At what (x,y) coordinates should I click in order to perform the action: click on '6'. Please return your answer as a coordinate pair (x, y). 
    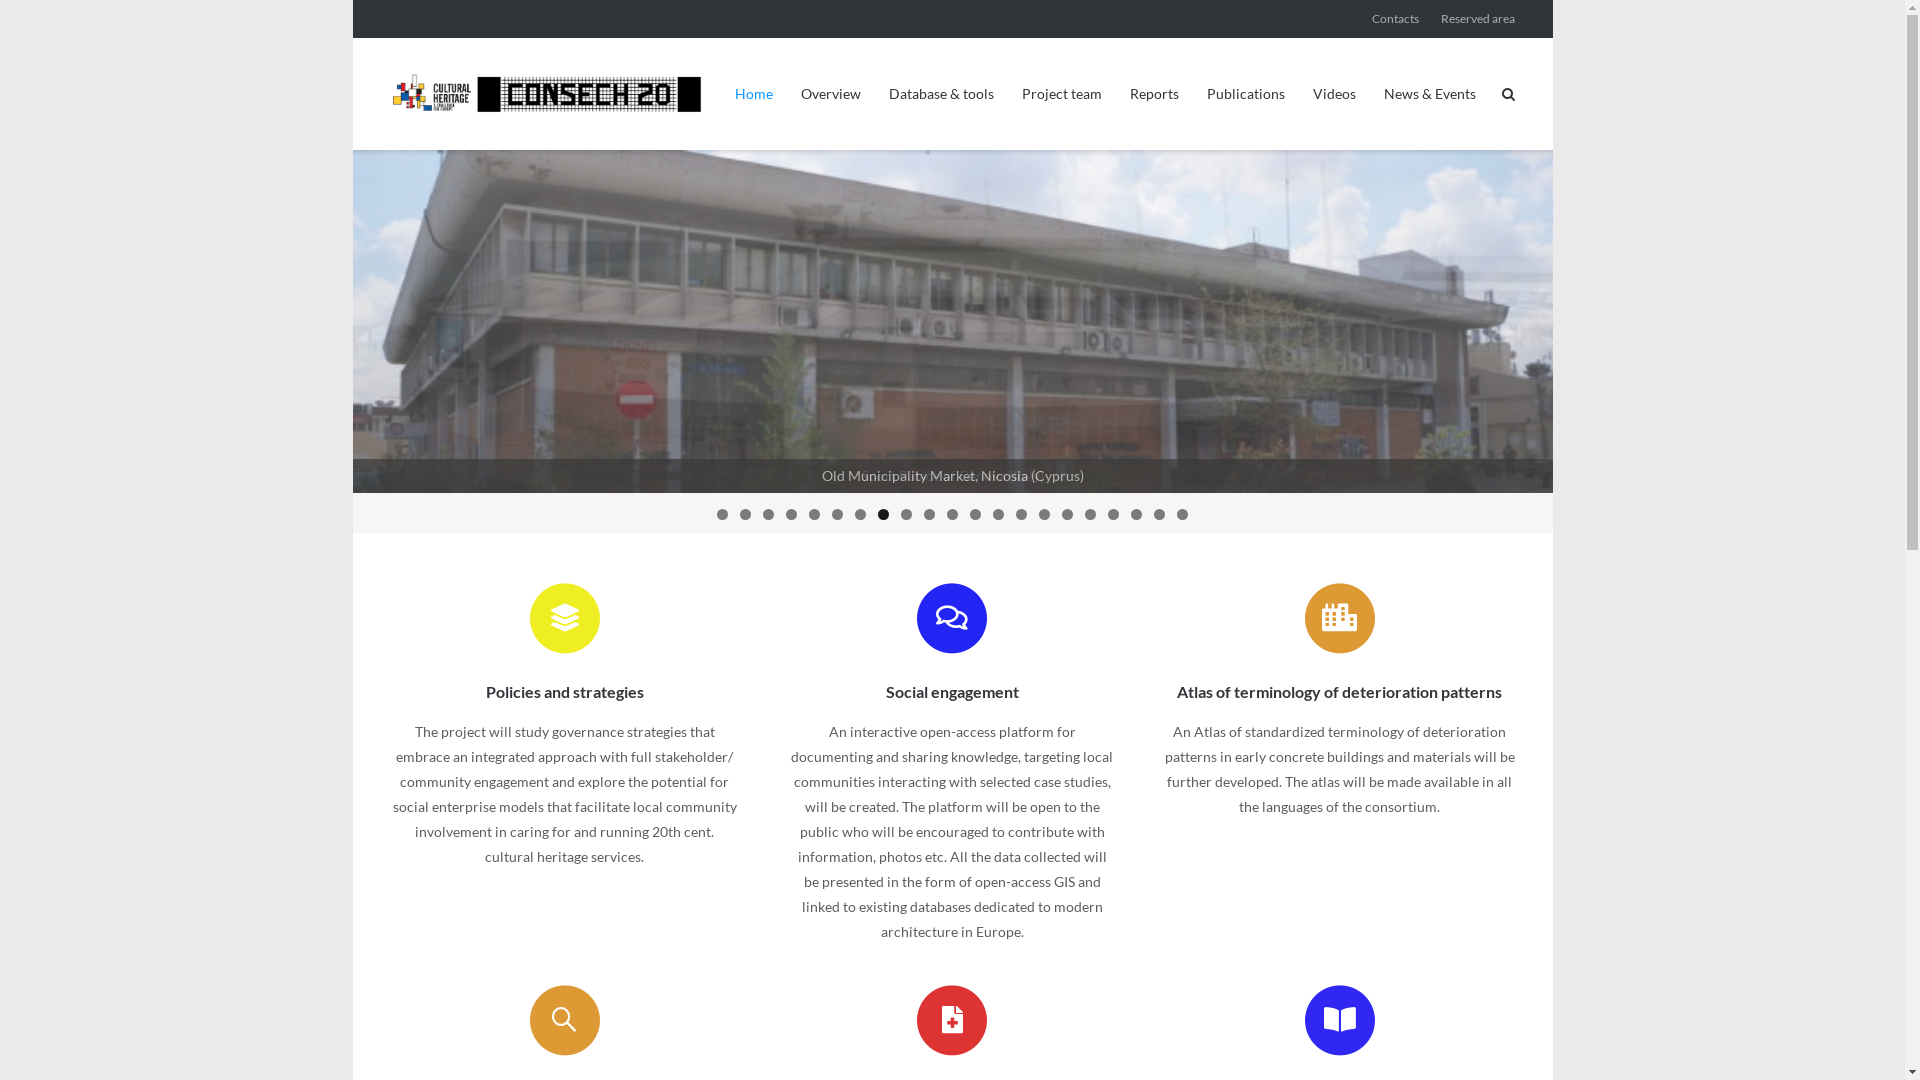
    Looking at the image, I should click on (837, 513).